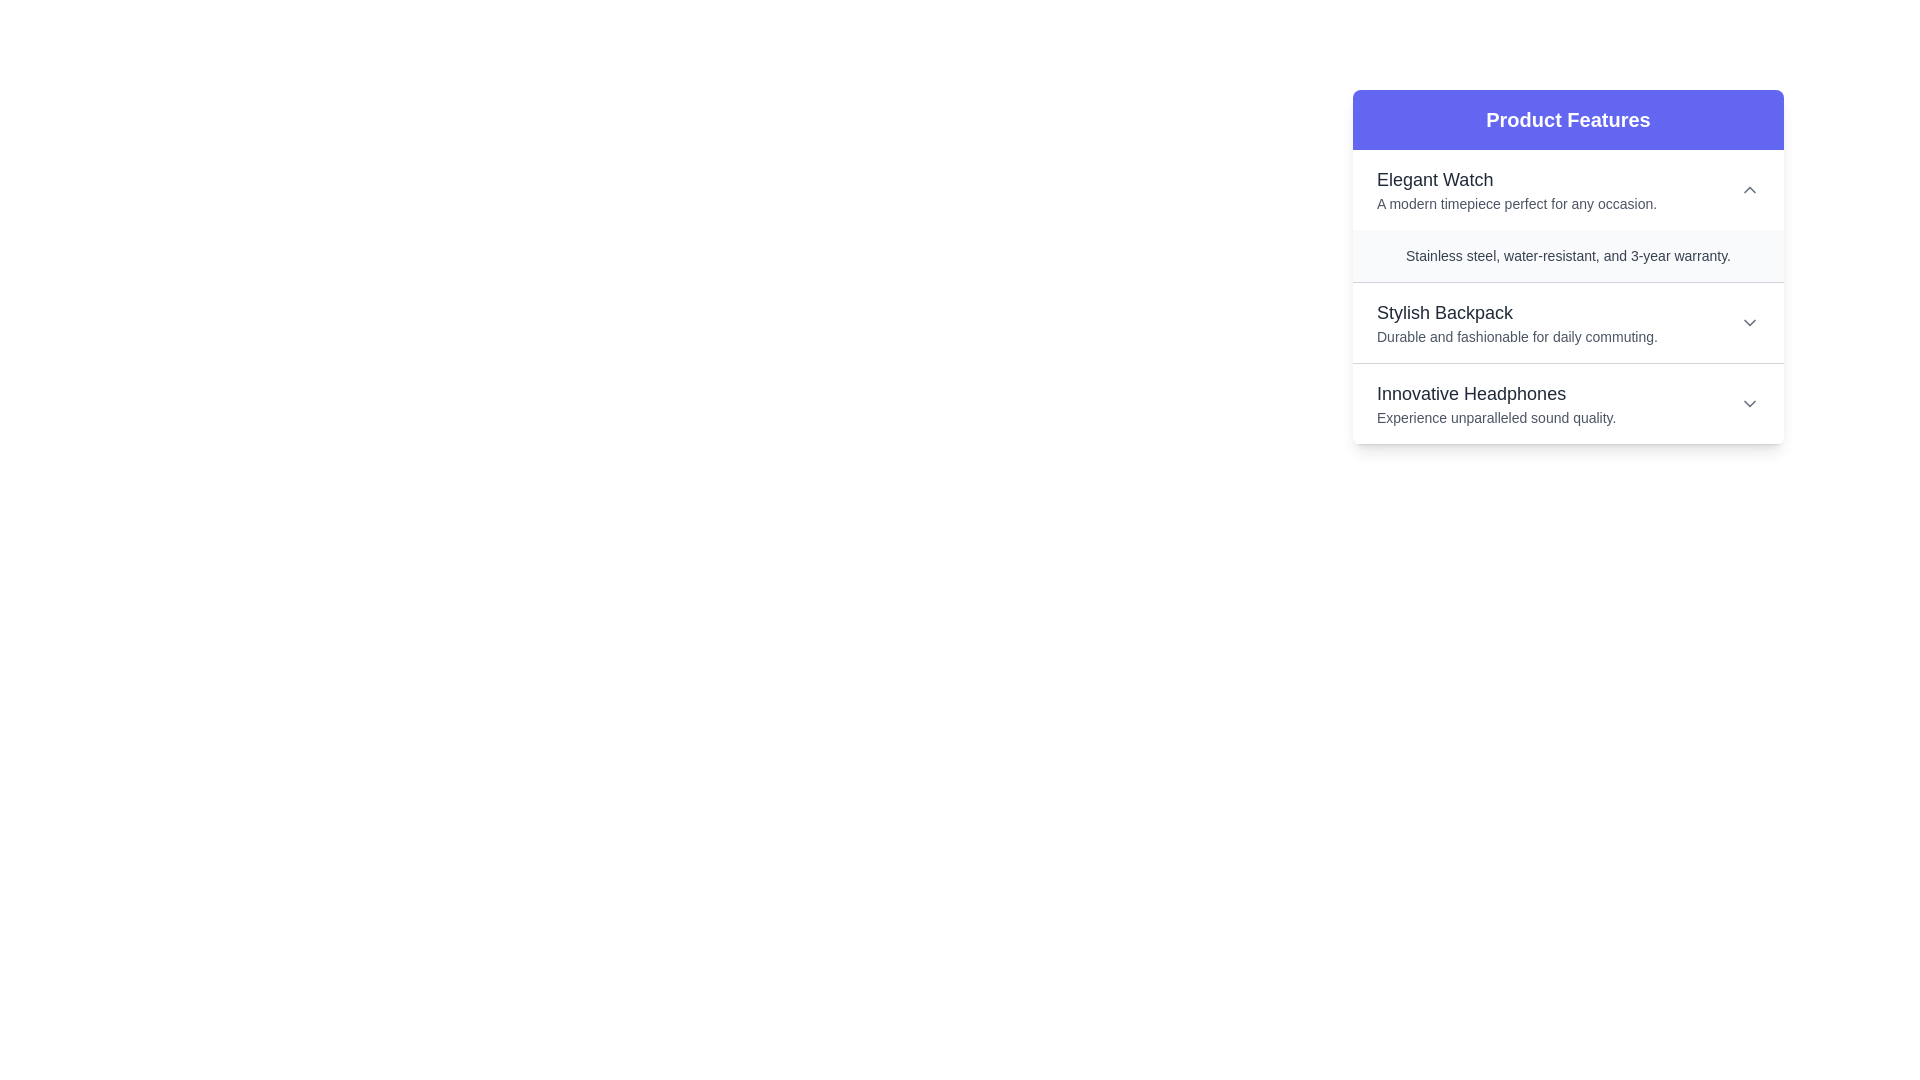 This screenshot has height=1080, width=1920. Describe the element at coordinates (1567, 322) in the screenshot. I see `the collapsible list item titled 'Stylish Backpack'` at that location.